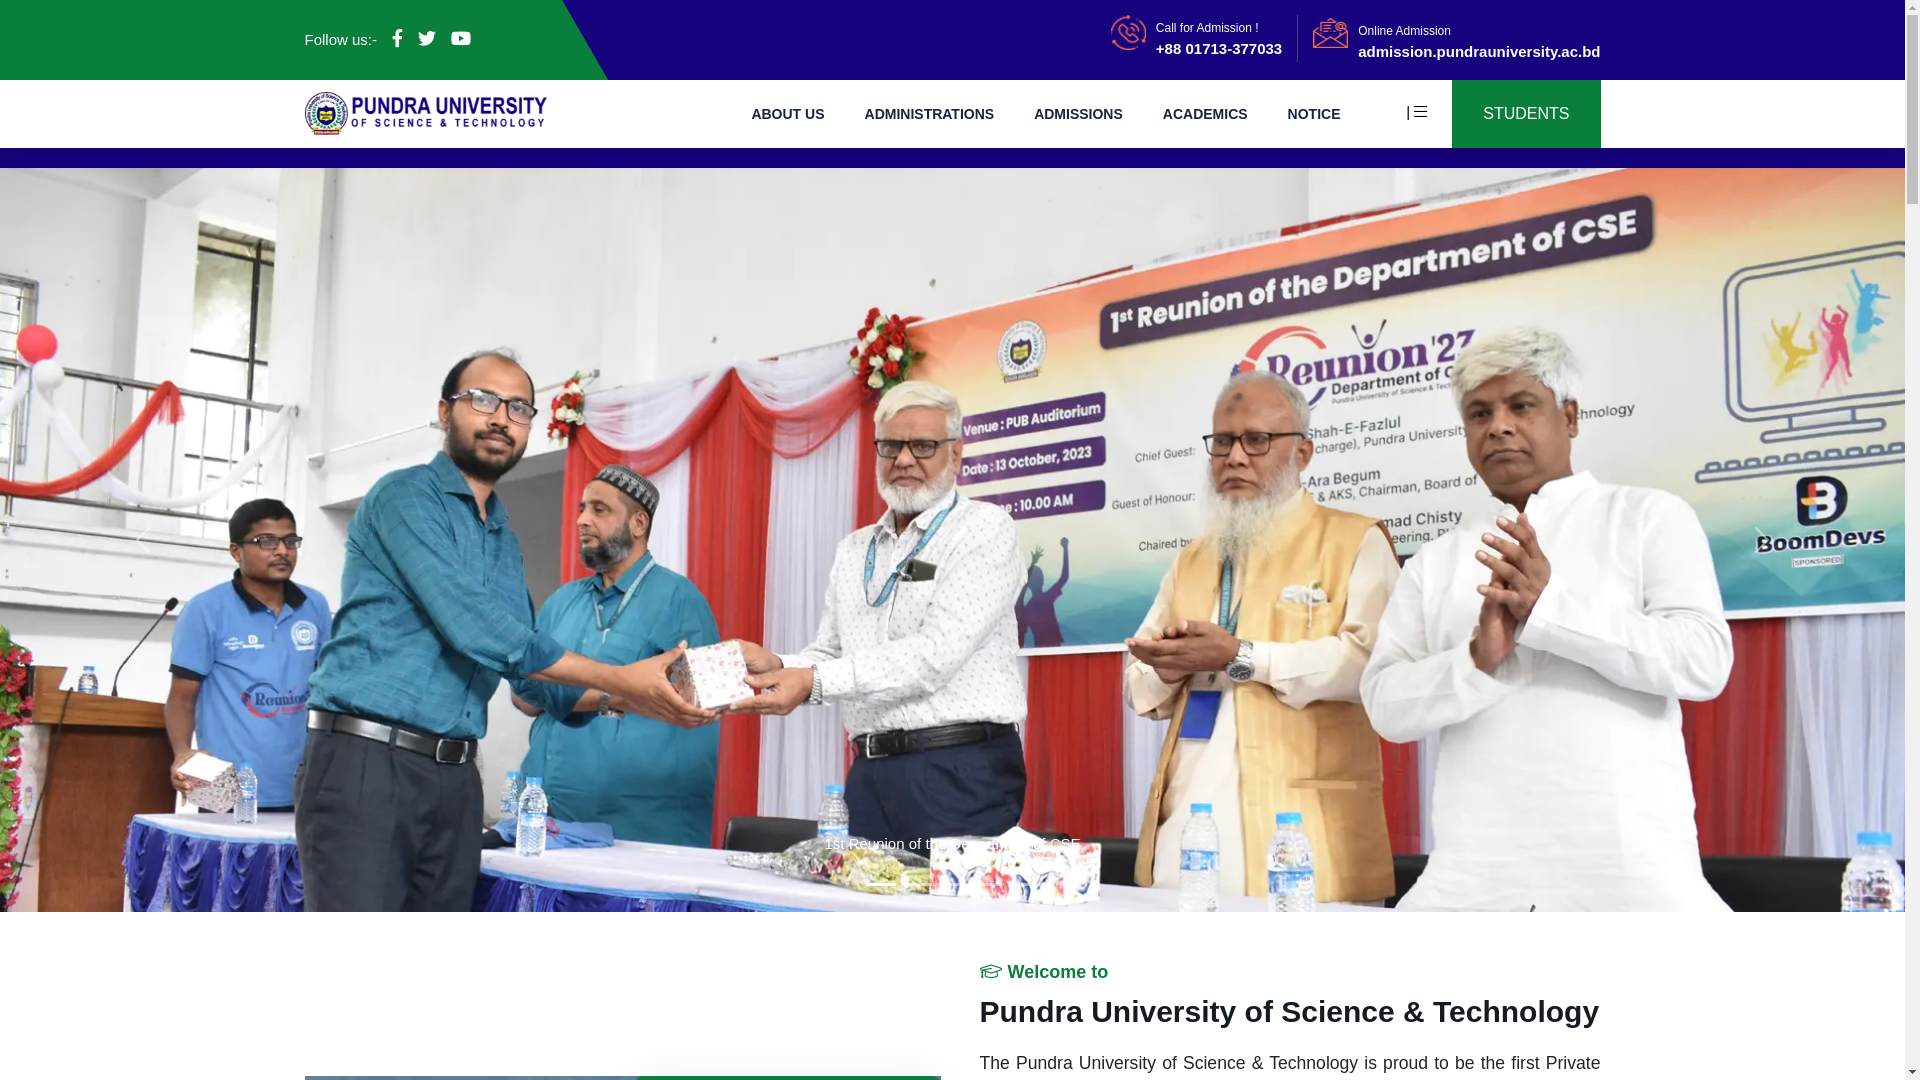 The image size is (1920, 1080). What do you see at coordinates (1204, 112) in the screenshot?
I see `'ACADEMICS'` at bounding box center [1204, 112].